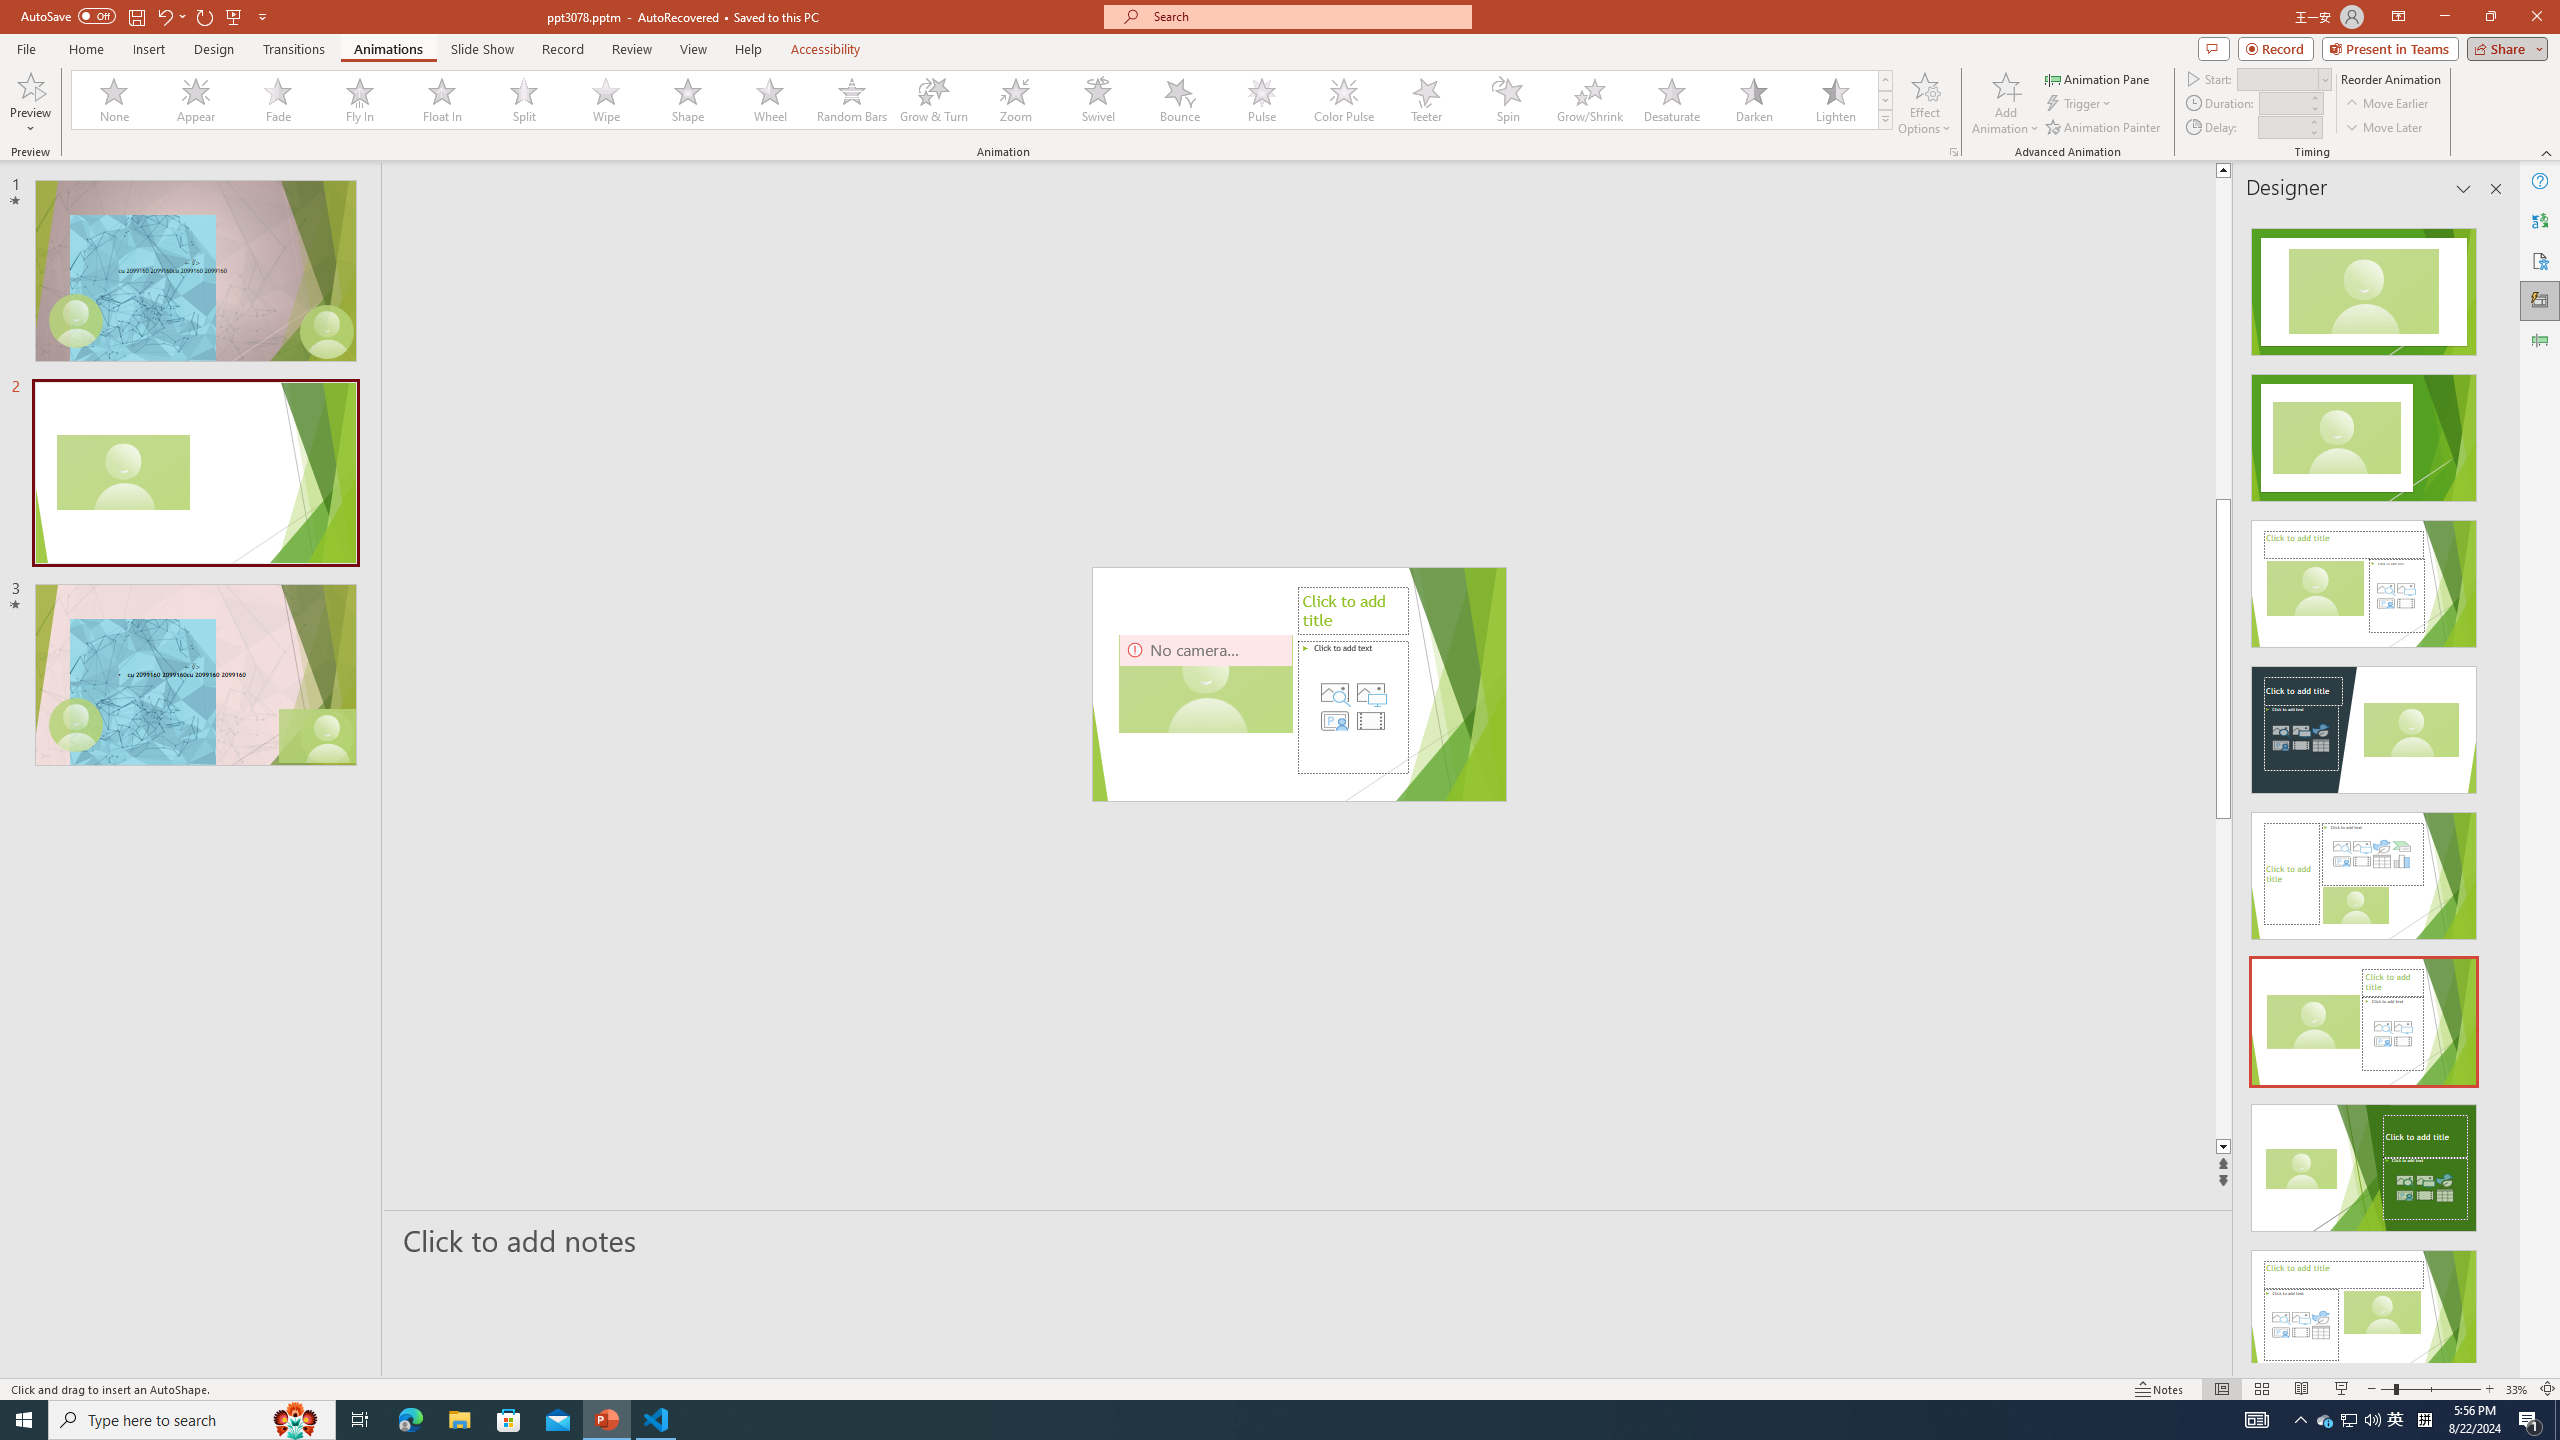  Describe the element at coordinates (1507, 99) in the screenshot. I see `'Spin'` at that location.